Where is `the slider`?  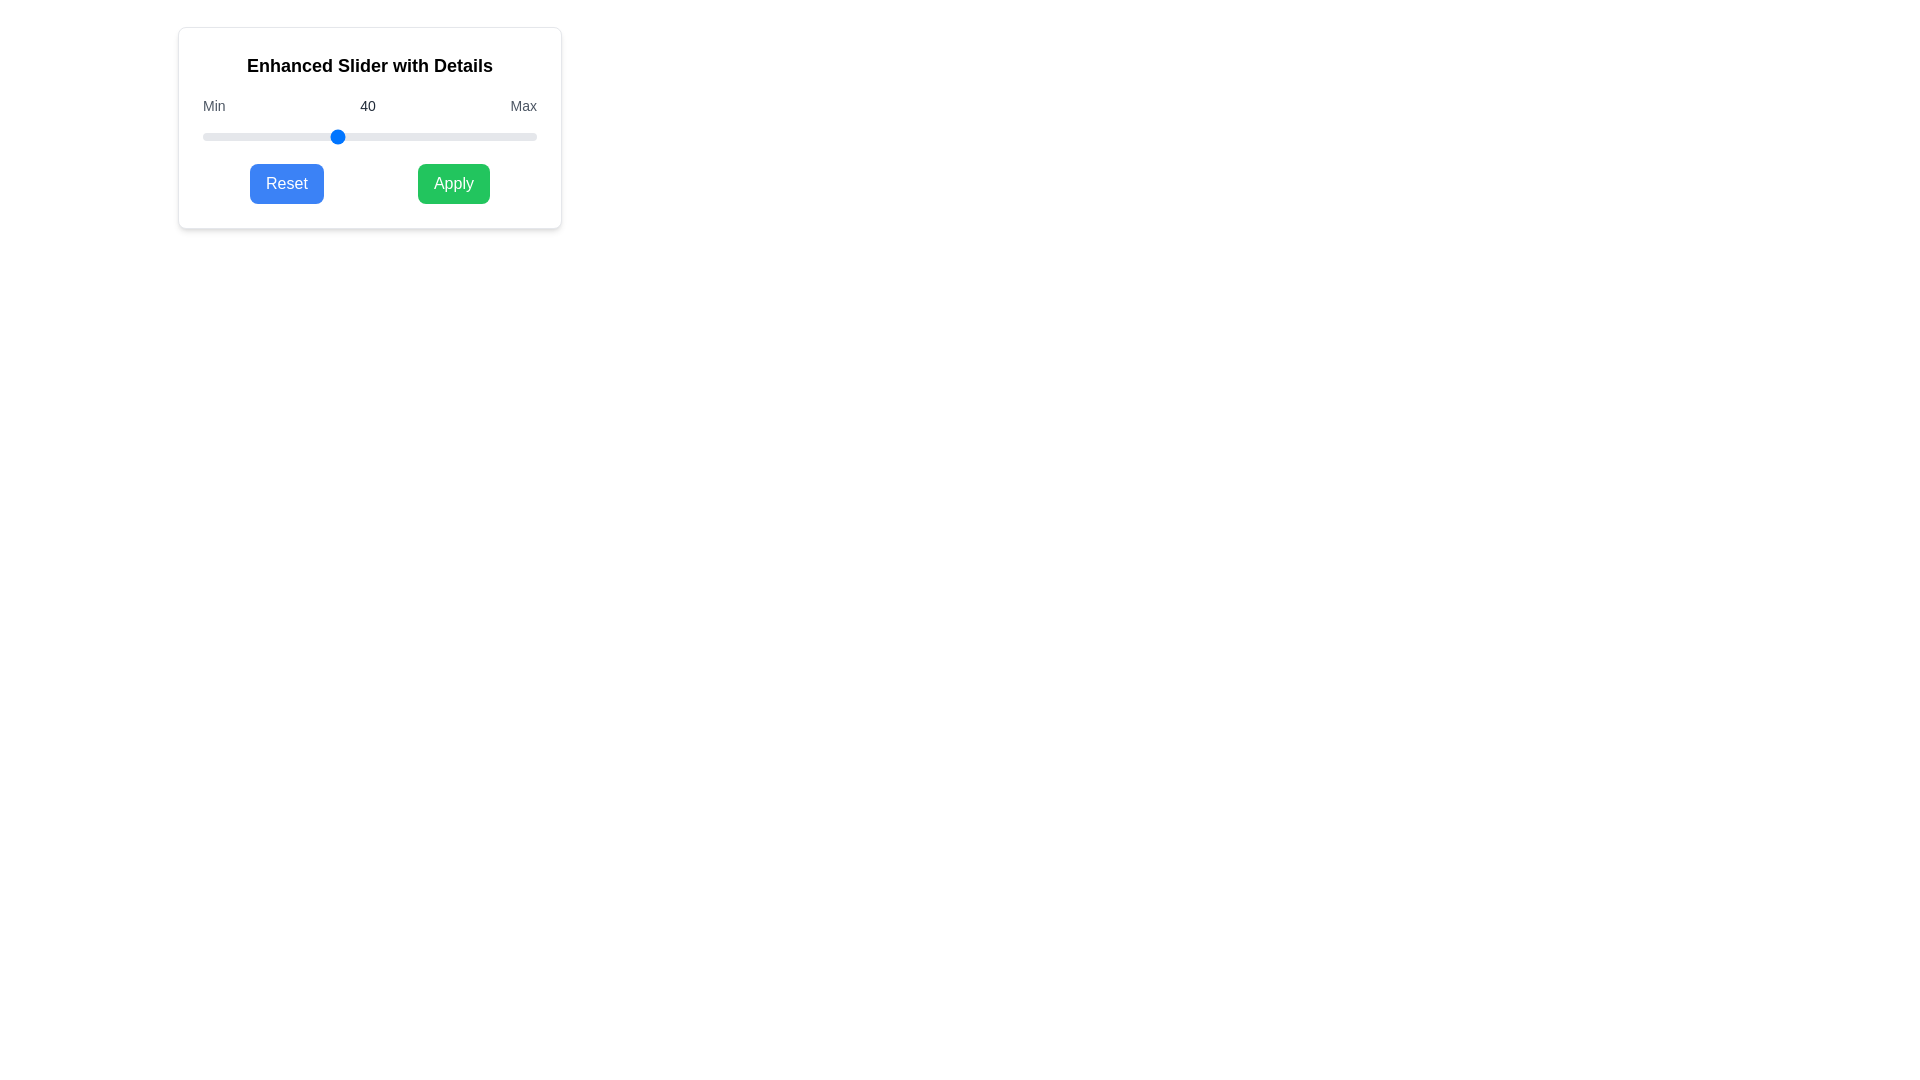
the slider is located at coordinates (419, 136).